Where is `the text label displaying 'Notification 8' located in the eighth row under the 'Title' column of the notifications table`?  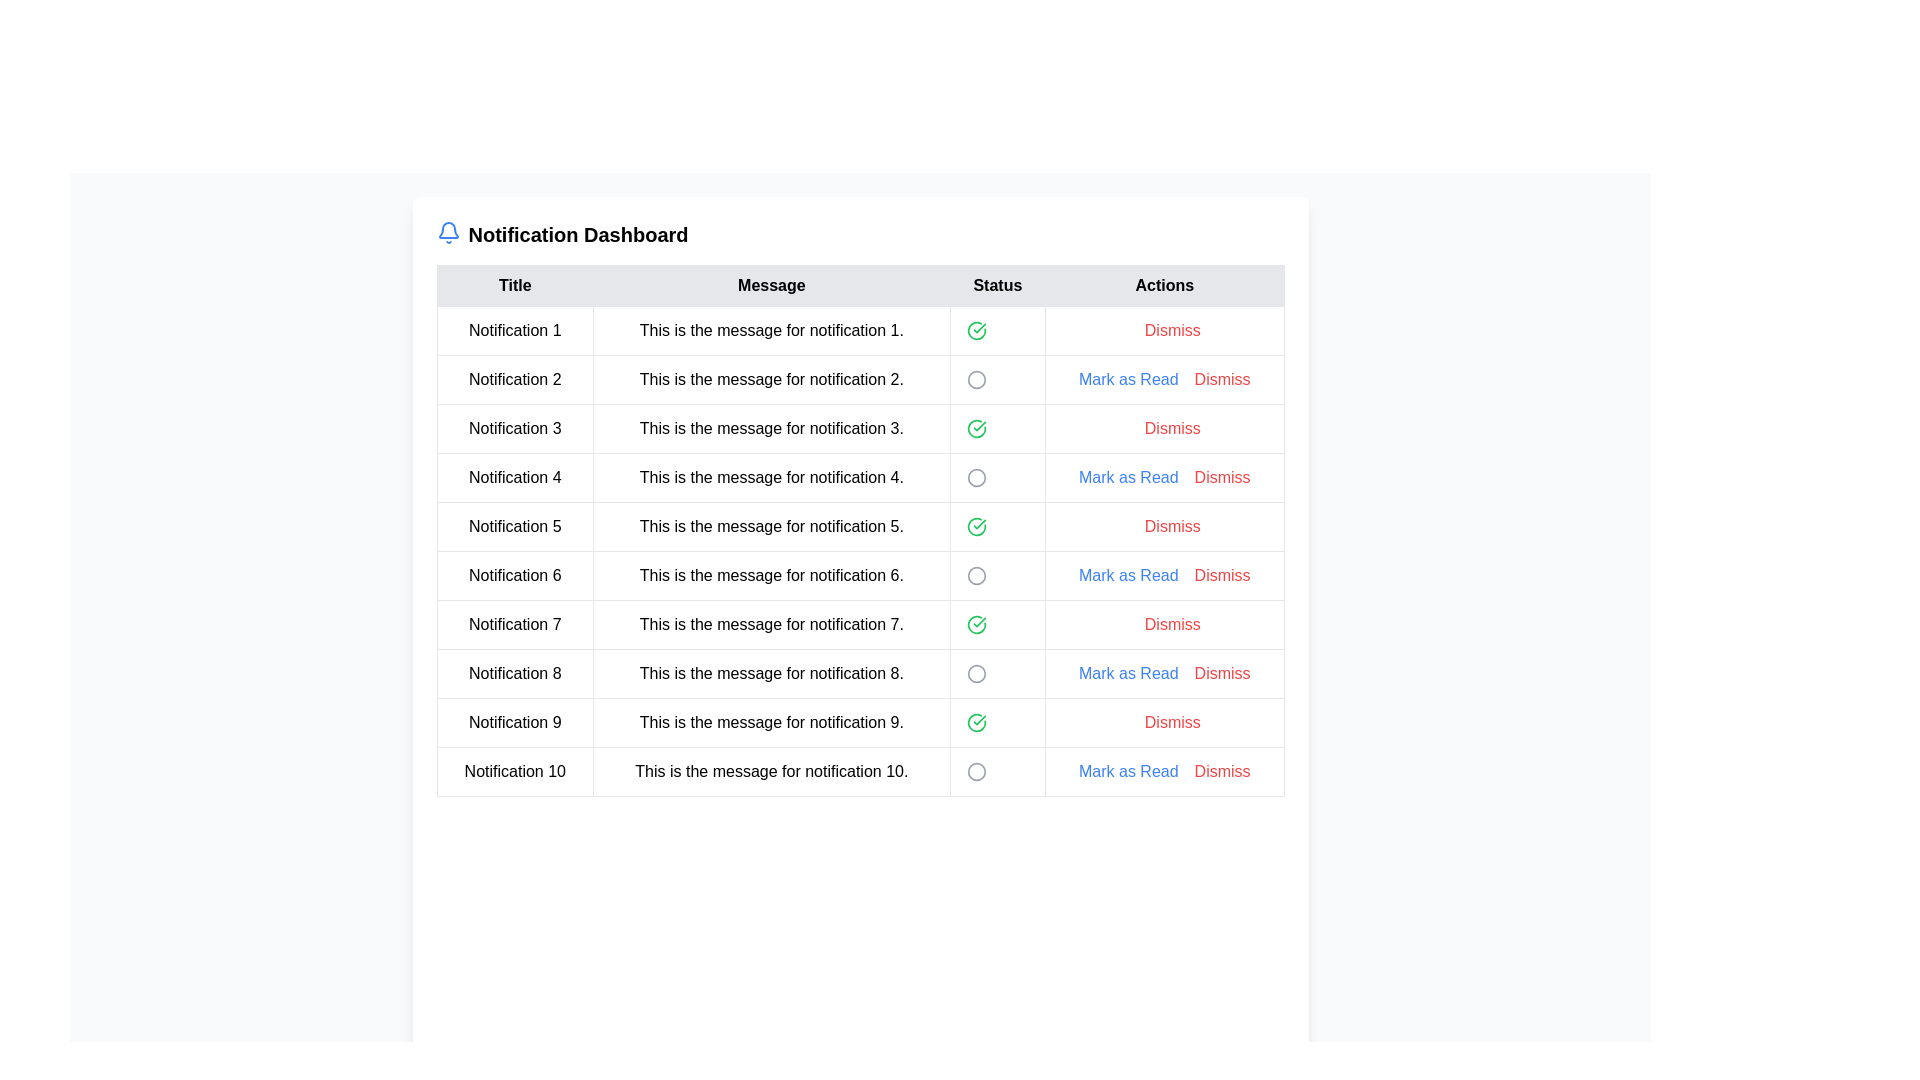
the text label displaying 'Notification 8' located in the eighth row under the 'Title' column of the notifications table is located at coordinates (515, 674).